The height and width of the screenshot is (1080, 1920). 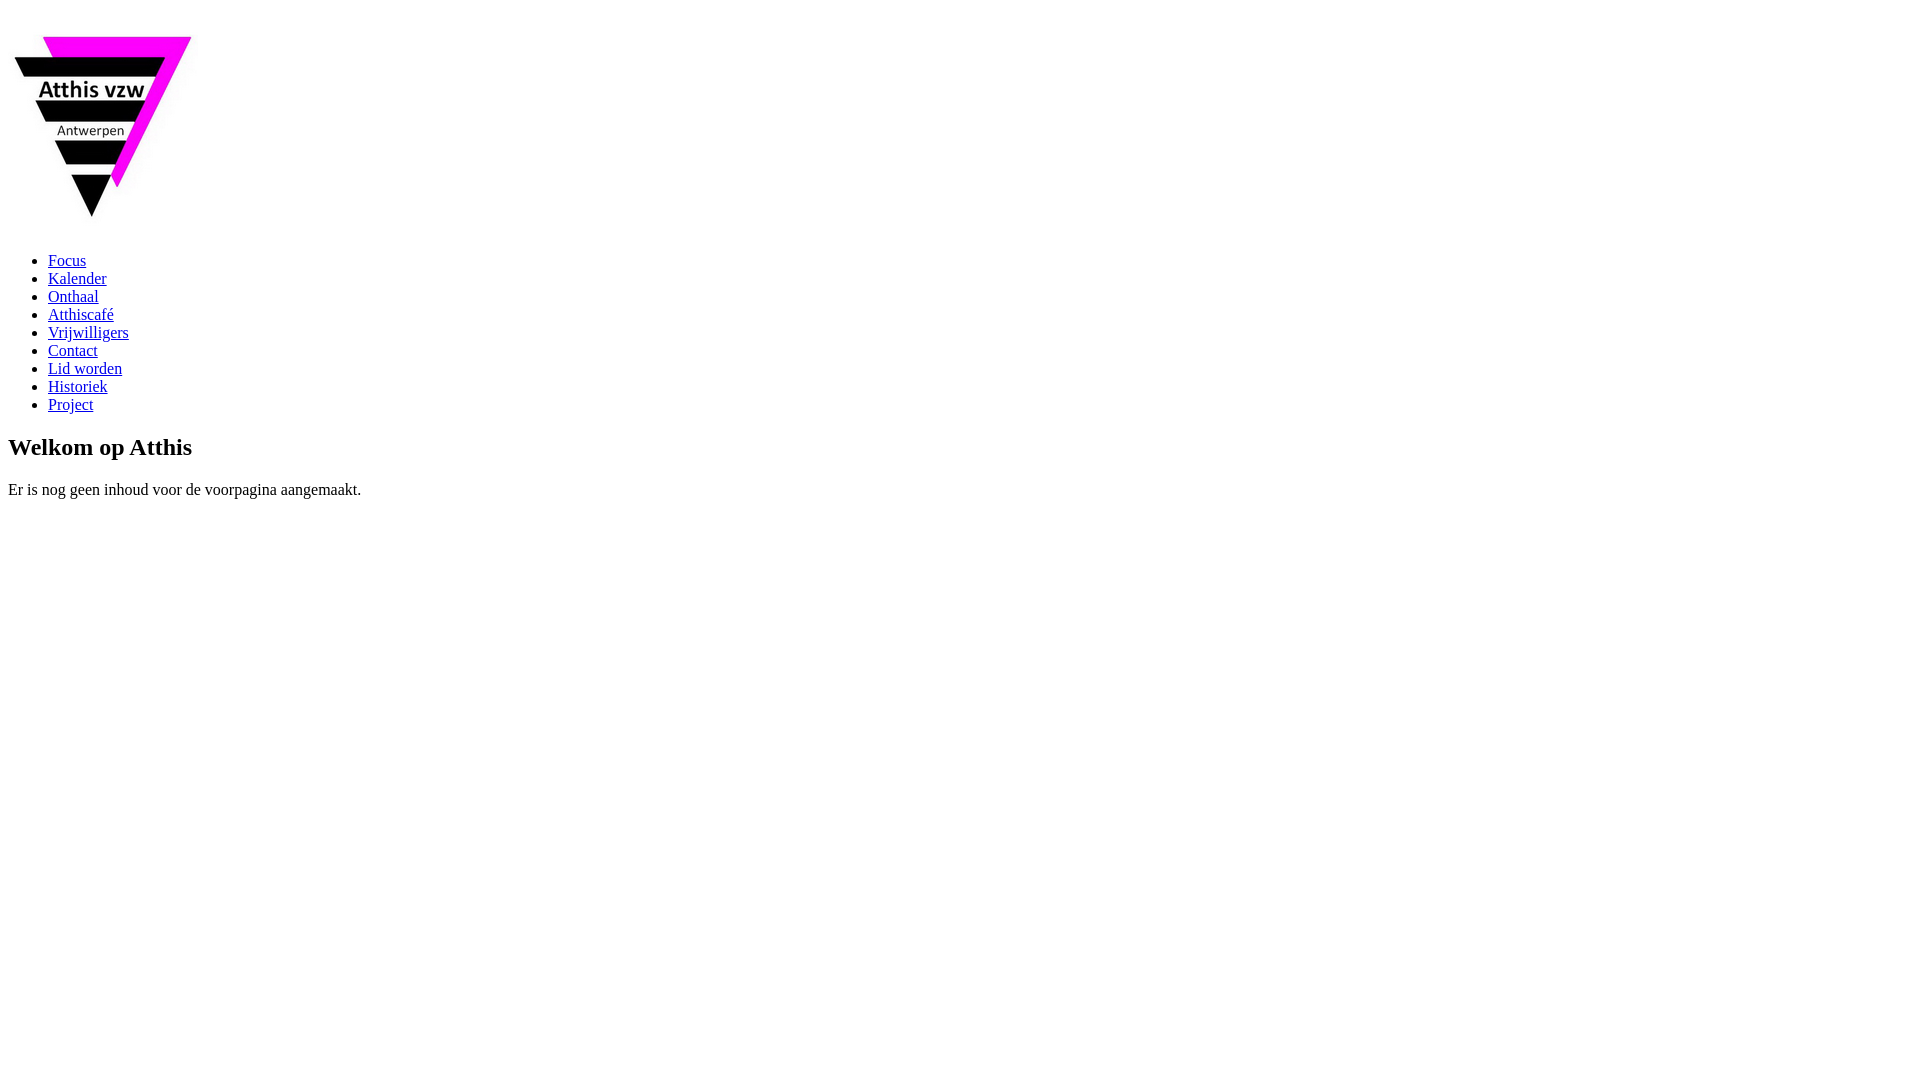 What do you see at coordinates (101, 222) in the screenshot?
I see `'Home'` at bounding box center [101, 222].